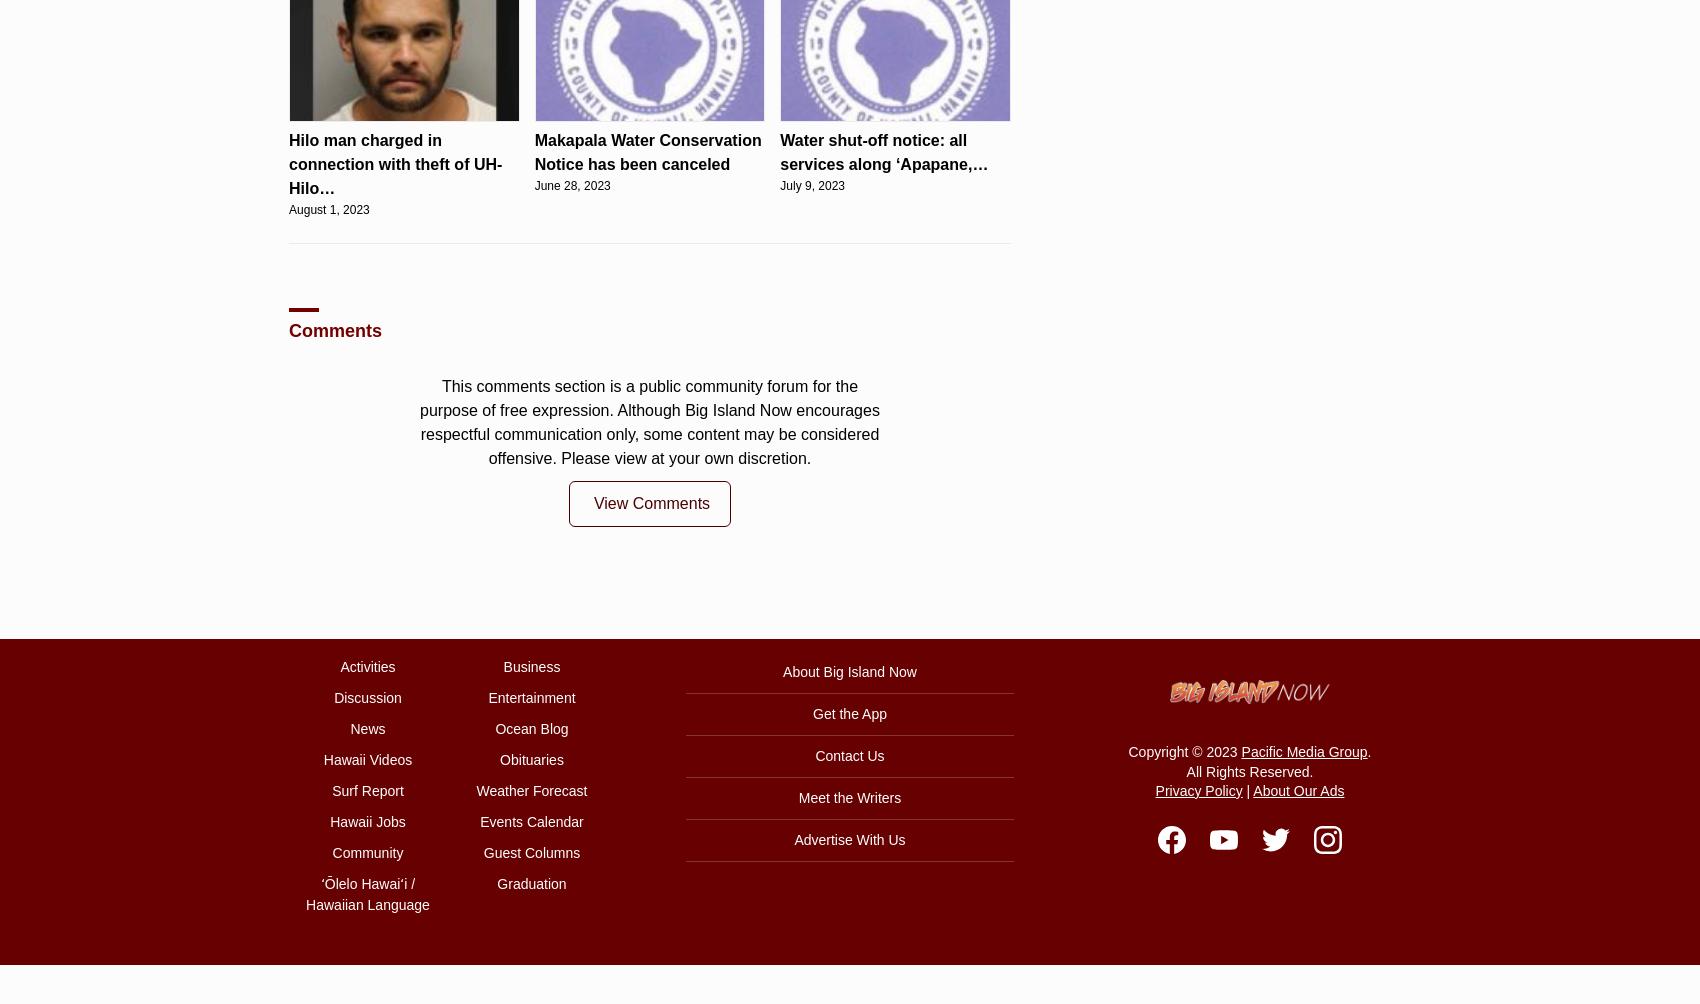  Describe the element at coordinates (334, 944) in the screenshot. I see `'October 25, 2023'` at that location.